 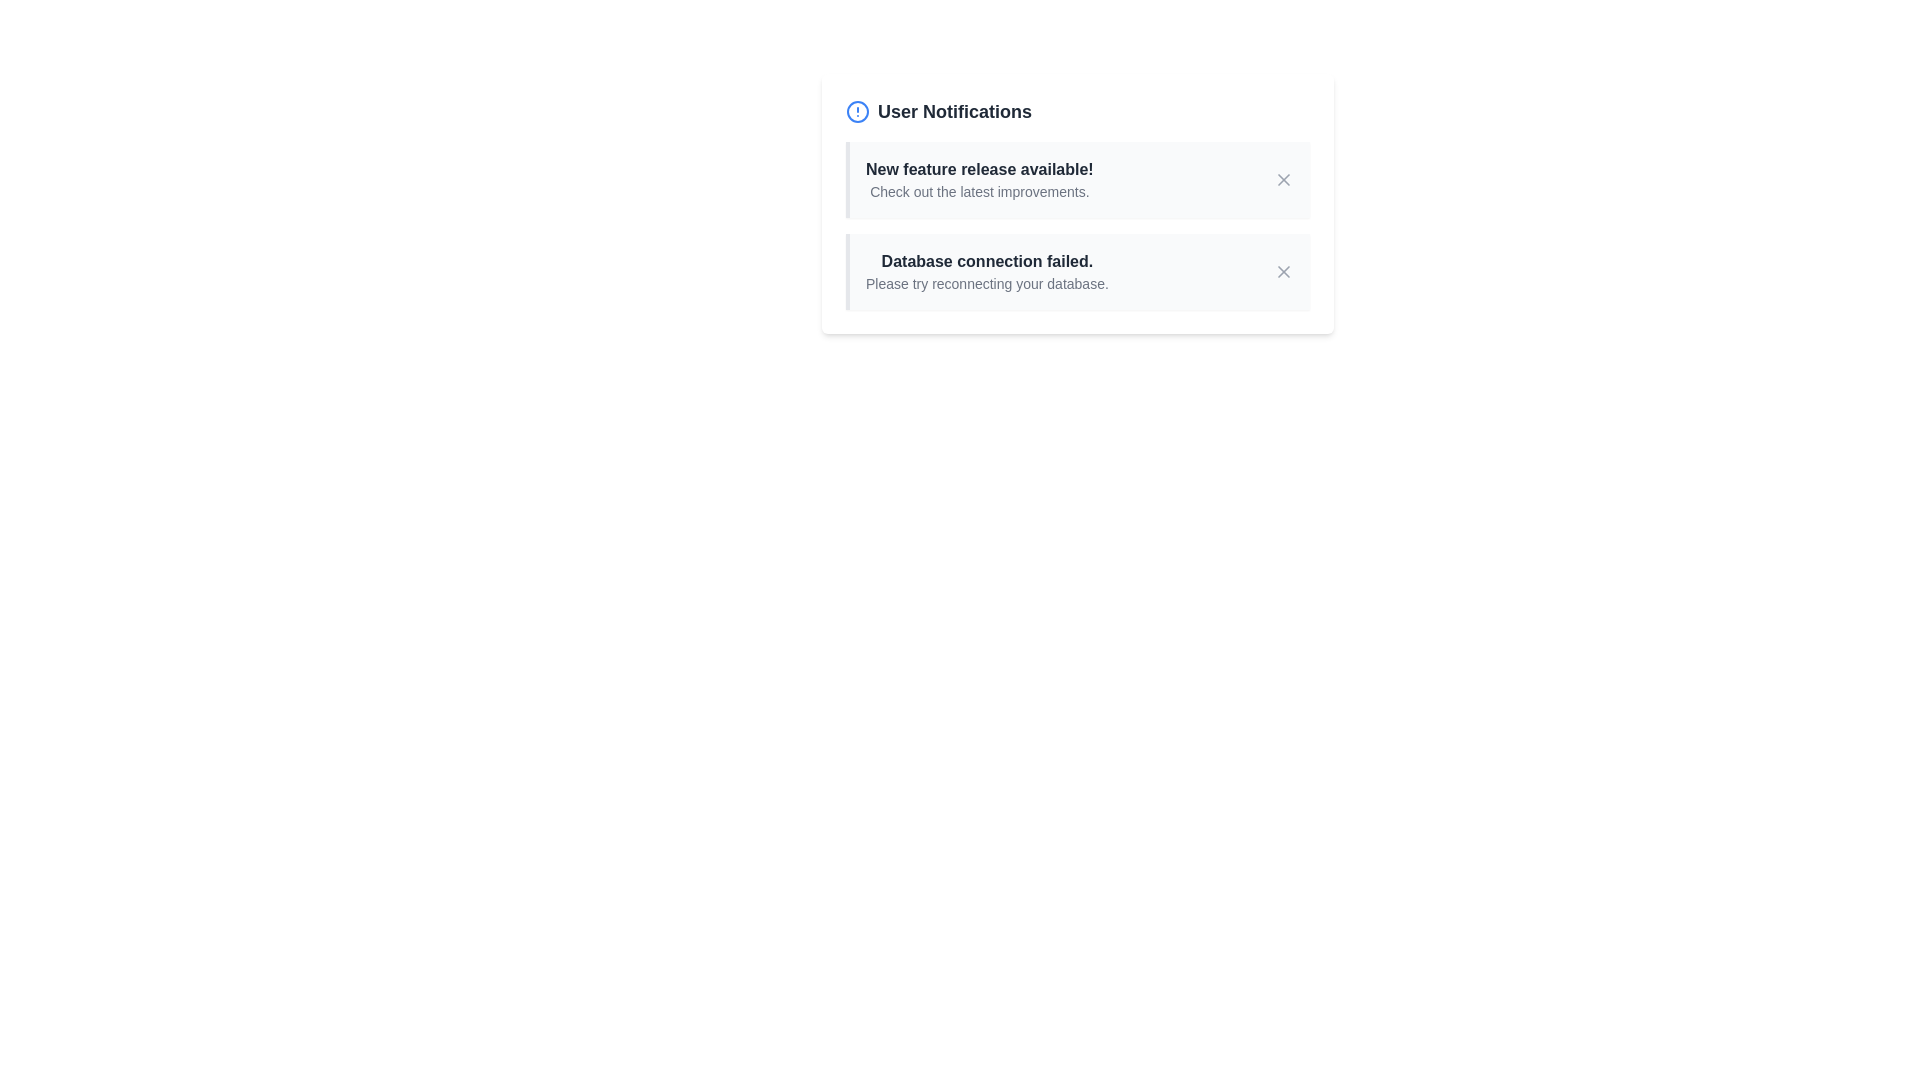 What do you see at coordinates (1283, 272) in the screenshot?
I see `the dismiss button located at the top-right corner of the notification card containing the message 'Database connection failed.'` at bounding box center [1283, 272].